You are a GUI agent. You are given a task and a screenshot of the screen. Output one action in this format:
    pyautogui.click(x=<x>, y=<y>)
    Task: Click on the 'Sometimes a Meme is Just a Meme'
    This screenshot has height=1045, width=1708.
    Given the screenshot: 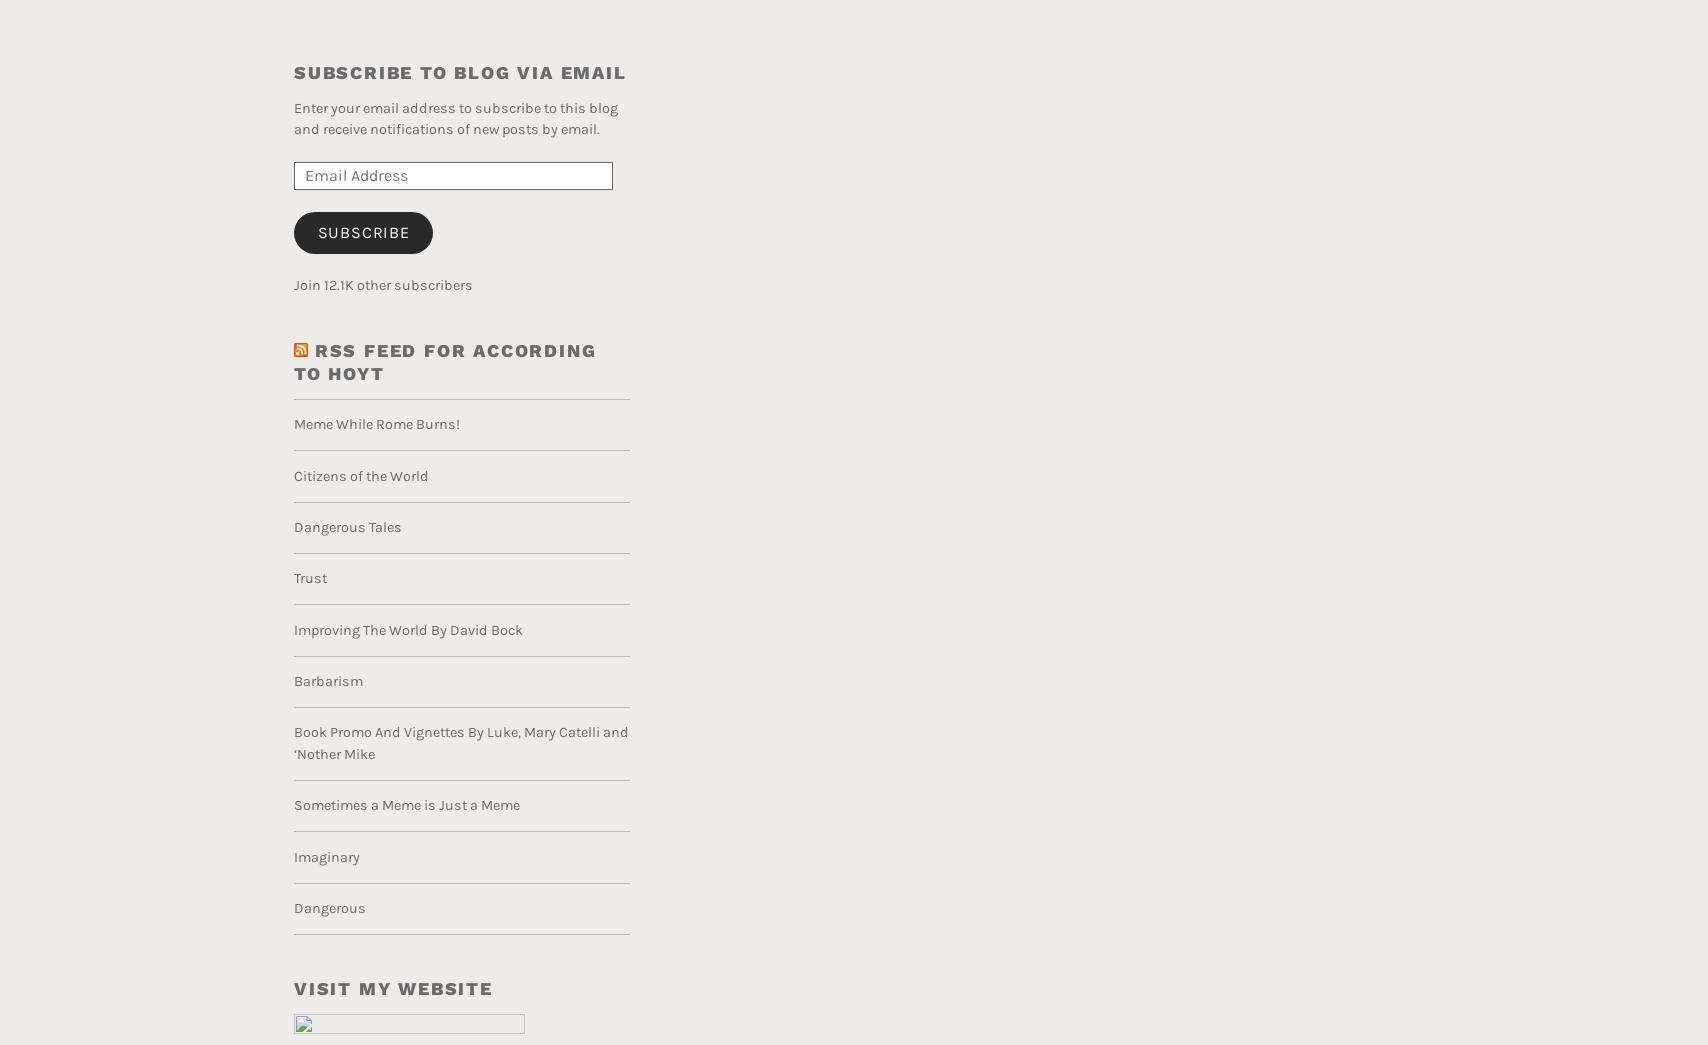 What is the action you would take?
    pyautogui.click(x=407, y=805)
    